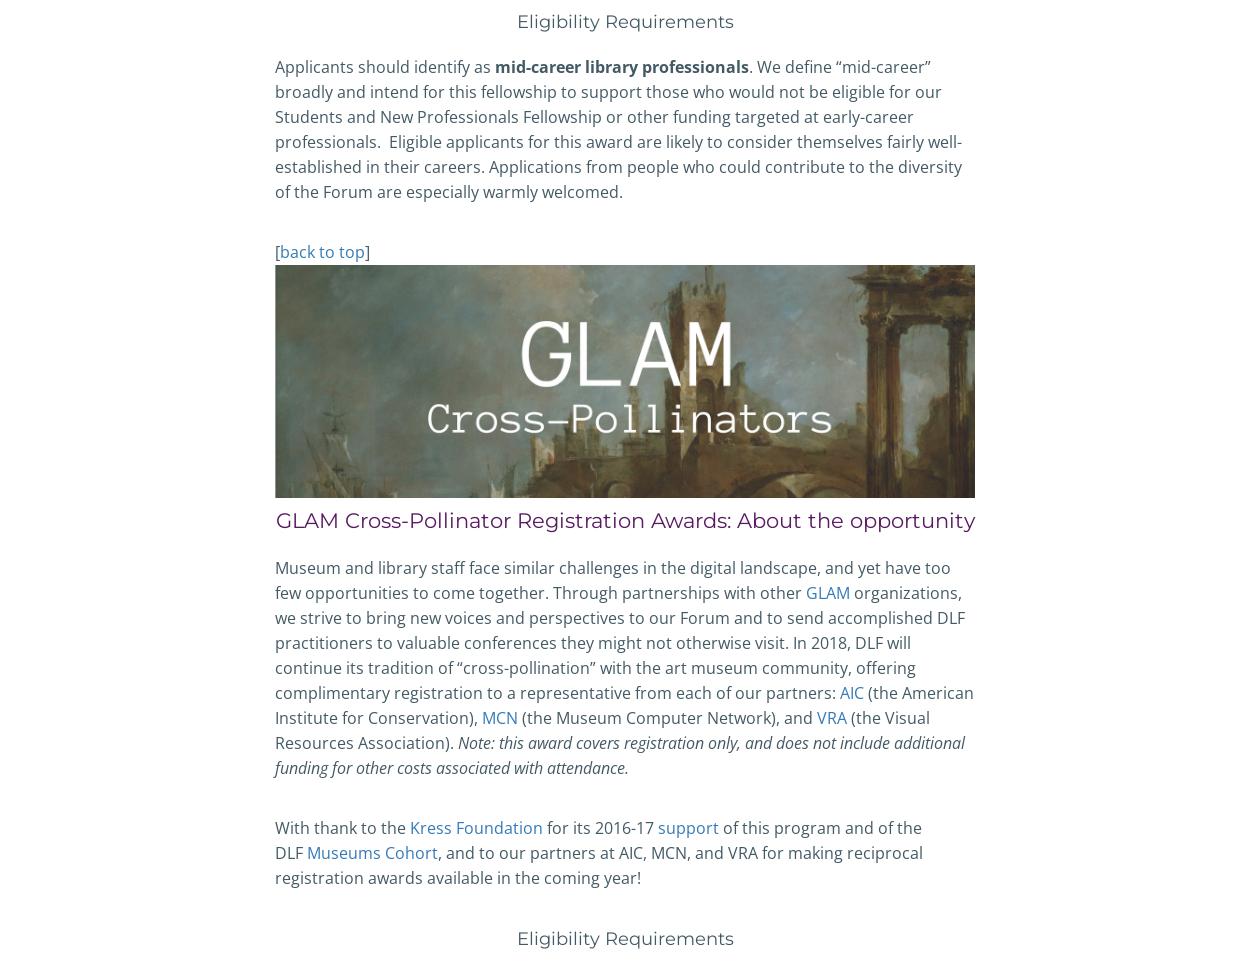  Describe the element at coordinates (275, 250) in the screenshot. I see `'['` at that location.